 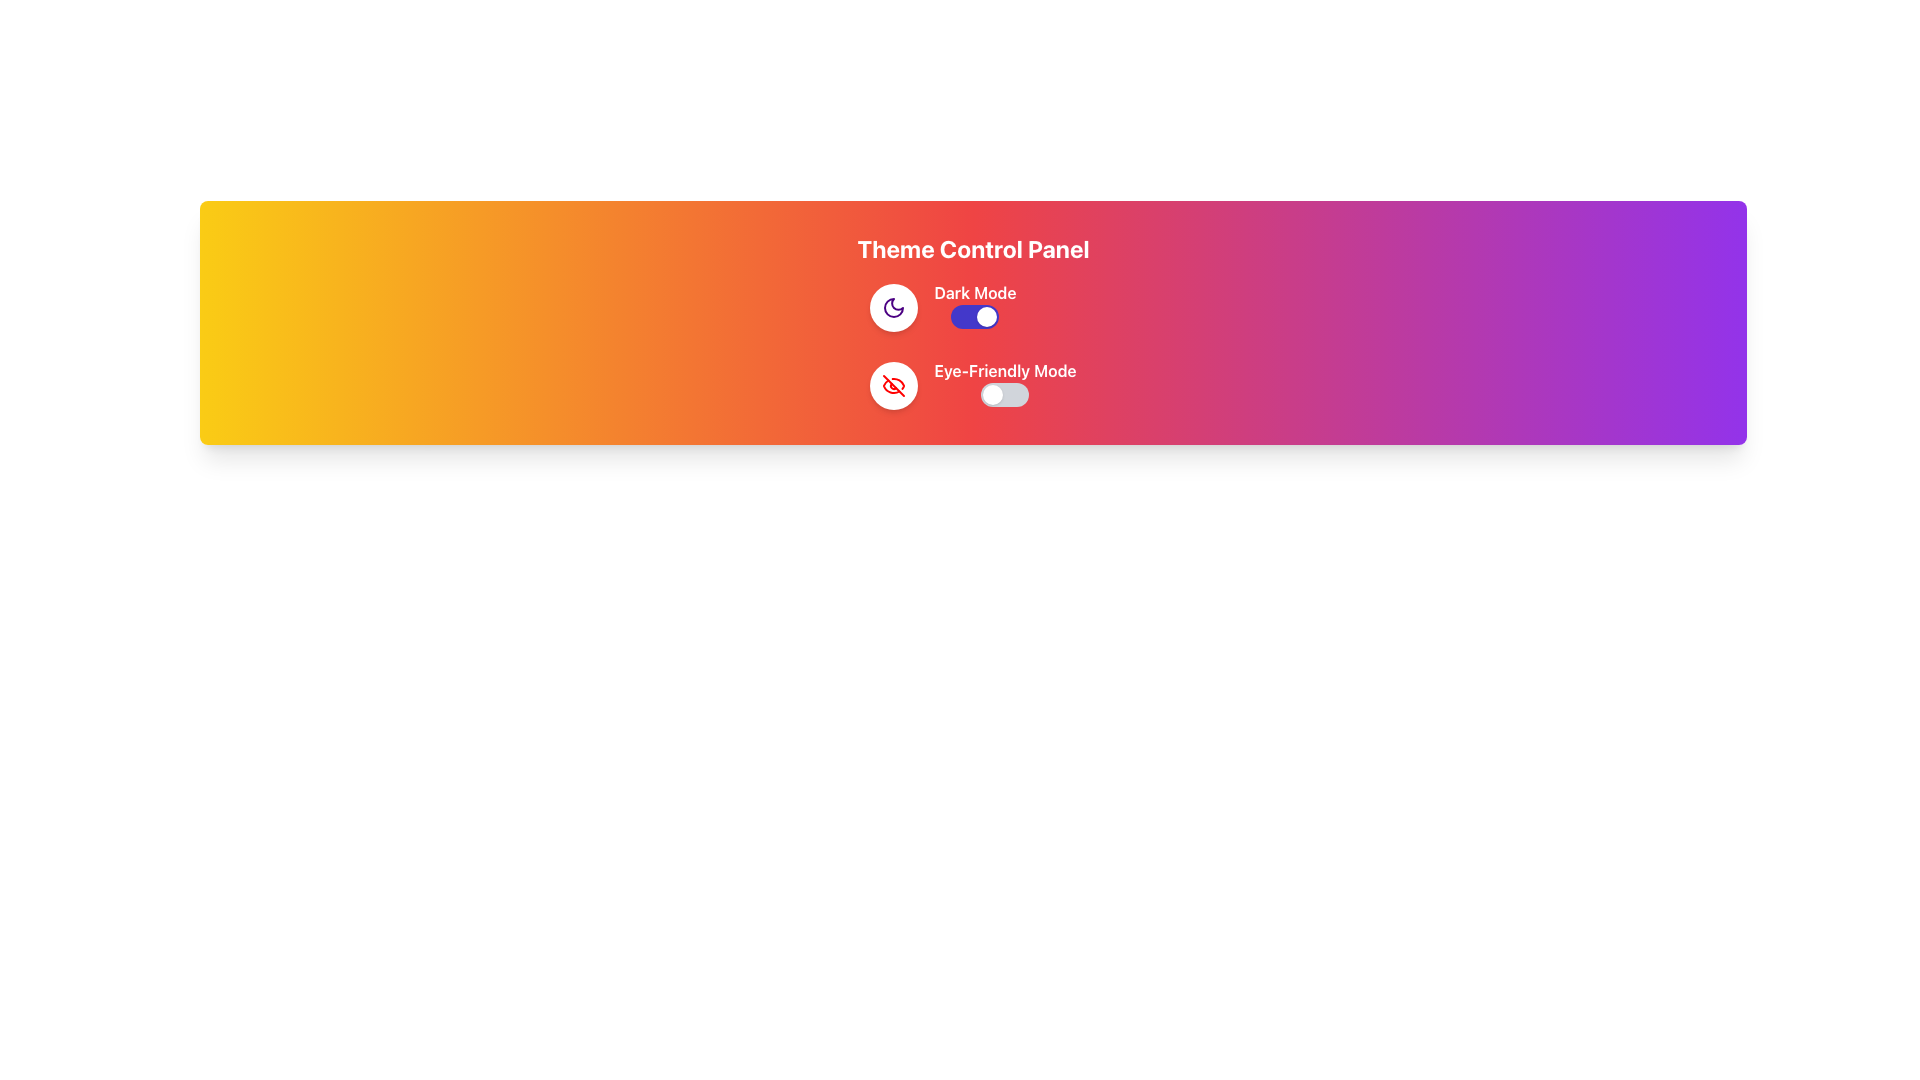 I want to click on the toggle switch for the 'Dark Mode' feature under the 'Theme Control Panel' header to change its state, so click(x=973, y=308).